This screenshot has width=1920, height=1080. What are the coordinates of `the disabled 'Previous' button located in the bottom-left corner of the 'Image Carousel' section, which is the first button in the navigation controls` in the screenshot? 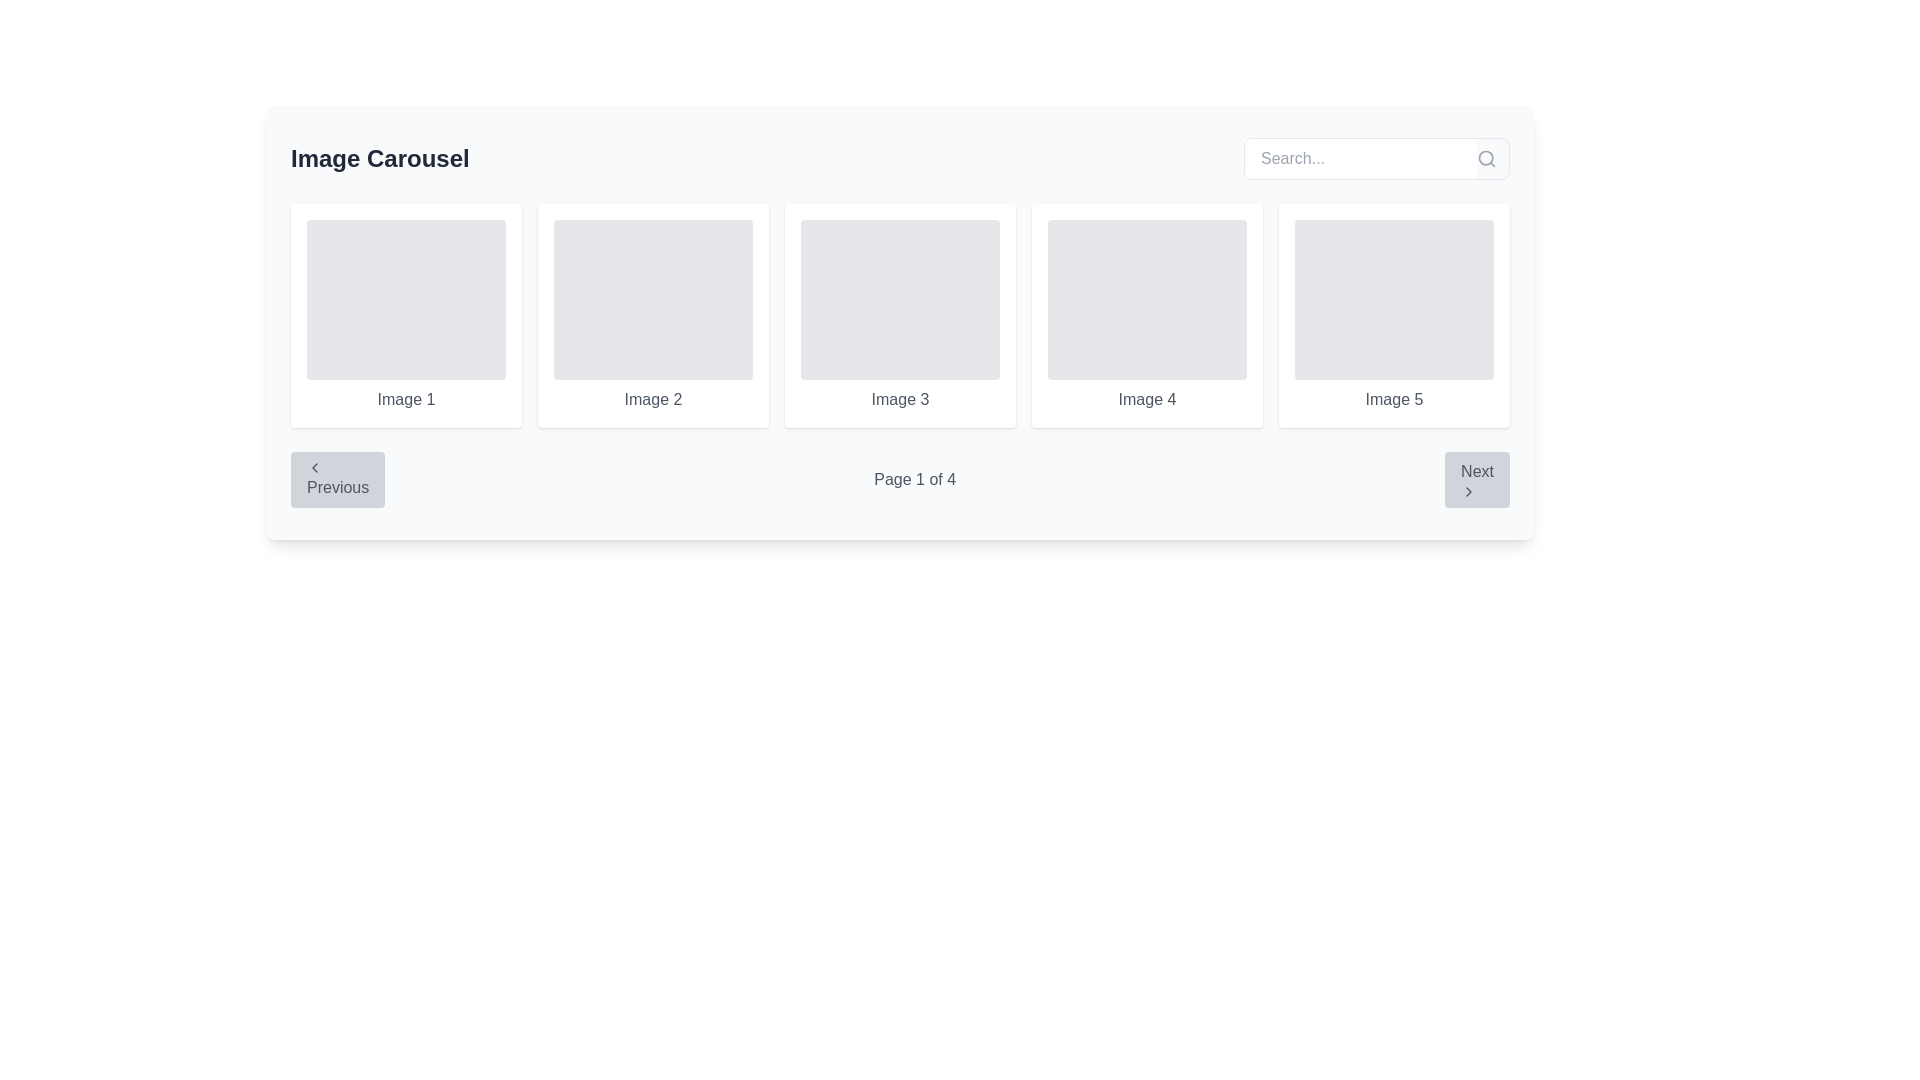 It's located at (338, 479).